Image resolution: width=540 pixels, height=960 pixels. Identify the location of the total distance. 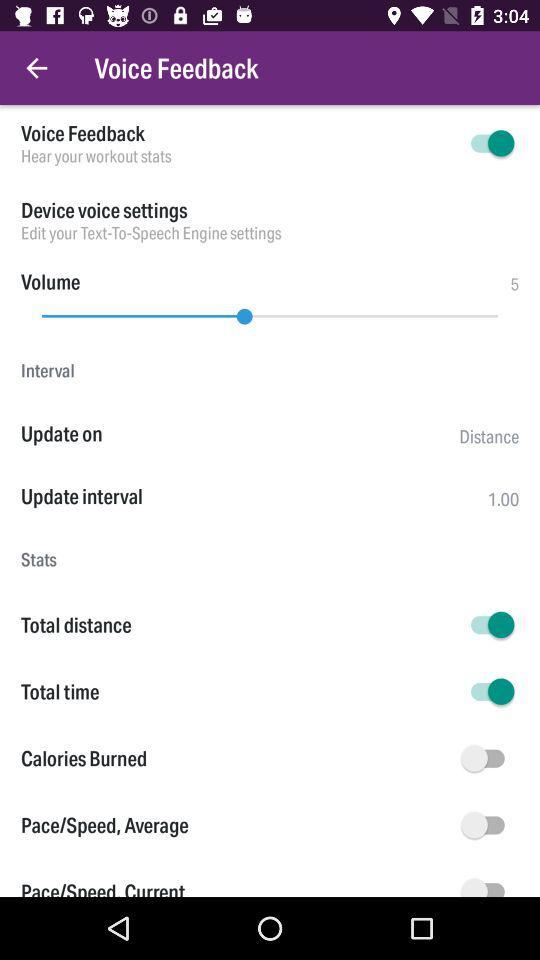
(238, 623).